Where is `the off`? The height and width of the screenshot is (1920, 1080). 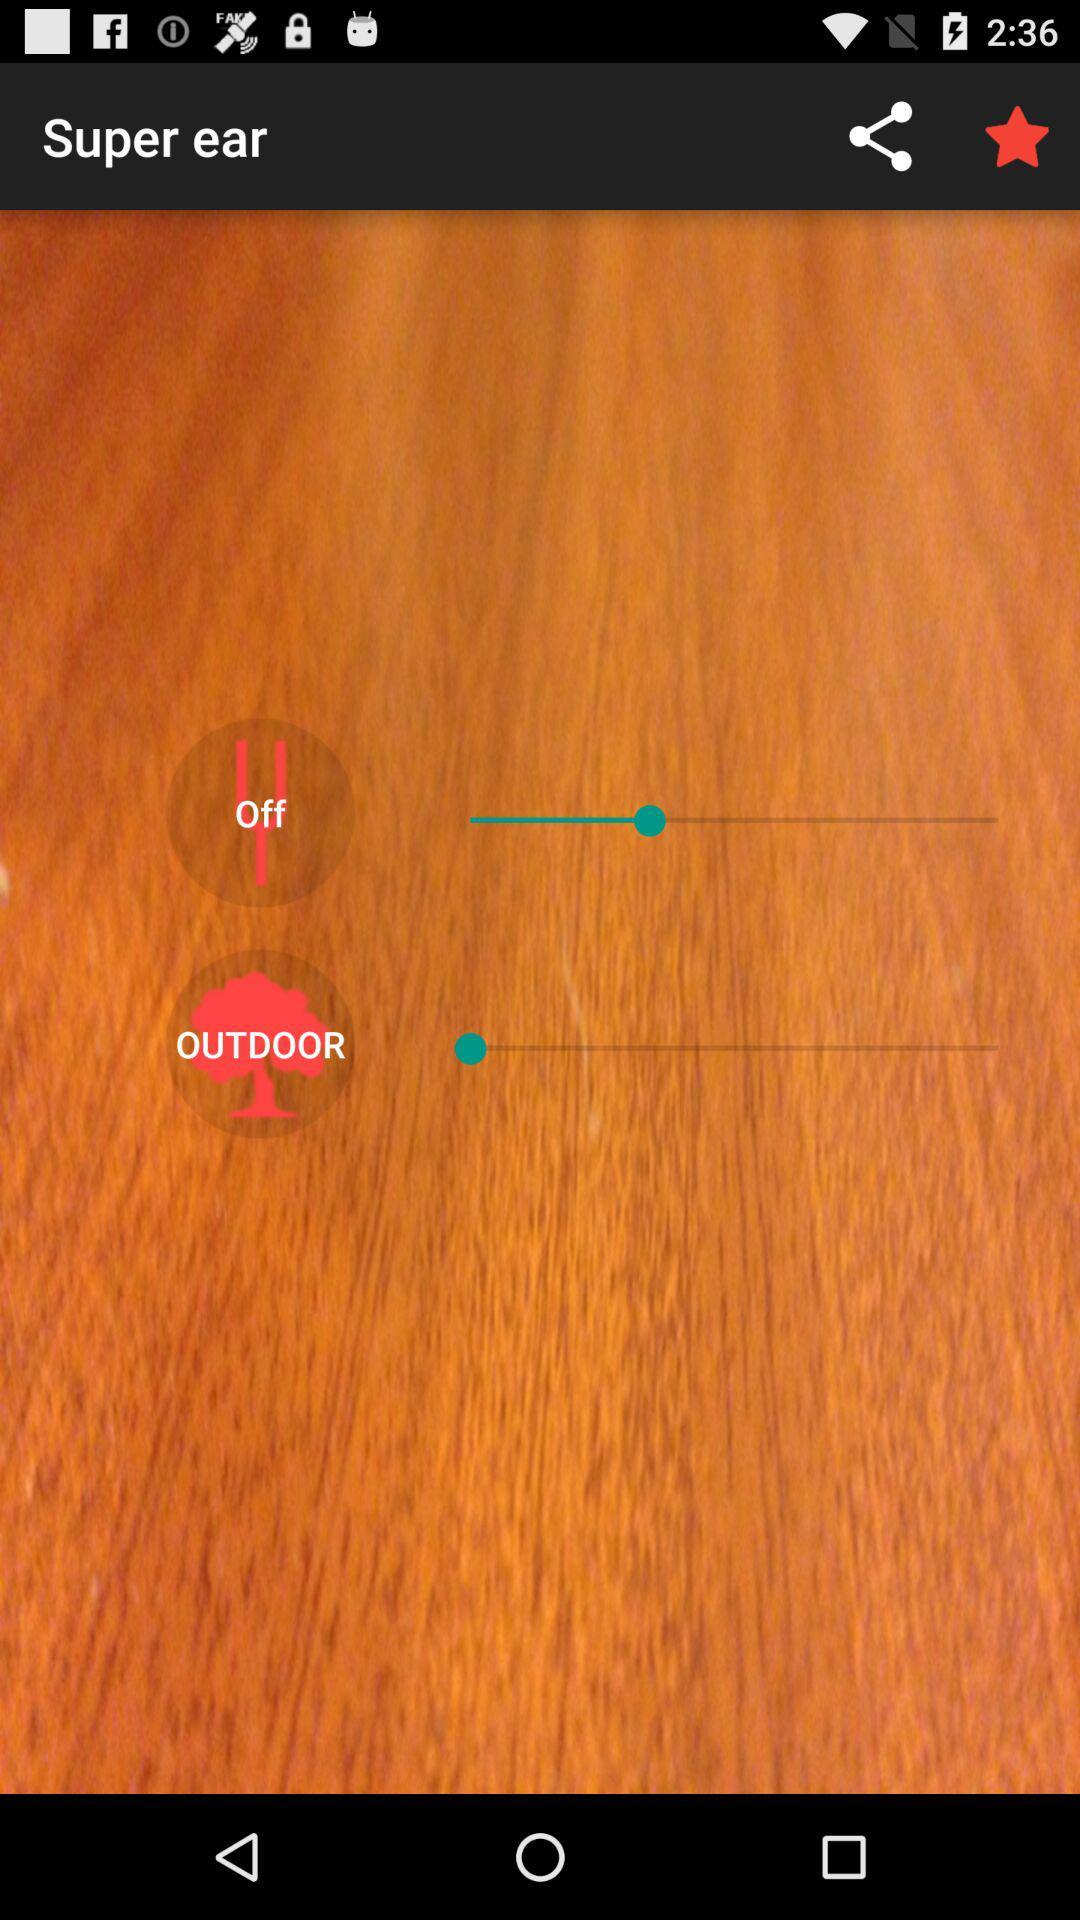 the off is located at coordinates (259, 812).